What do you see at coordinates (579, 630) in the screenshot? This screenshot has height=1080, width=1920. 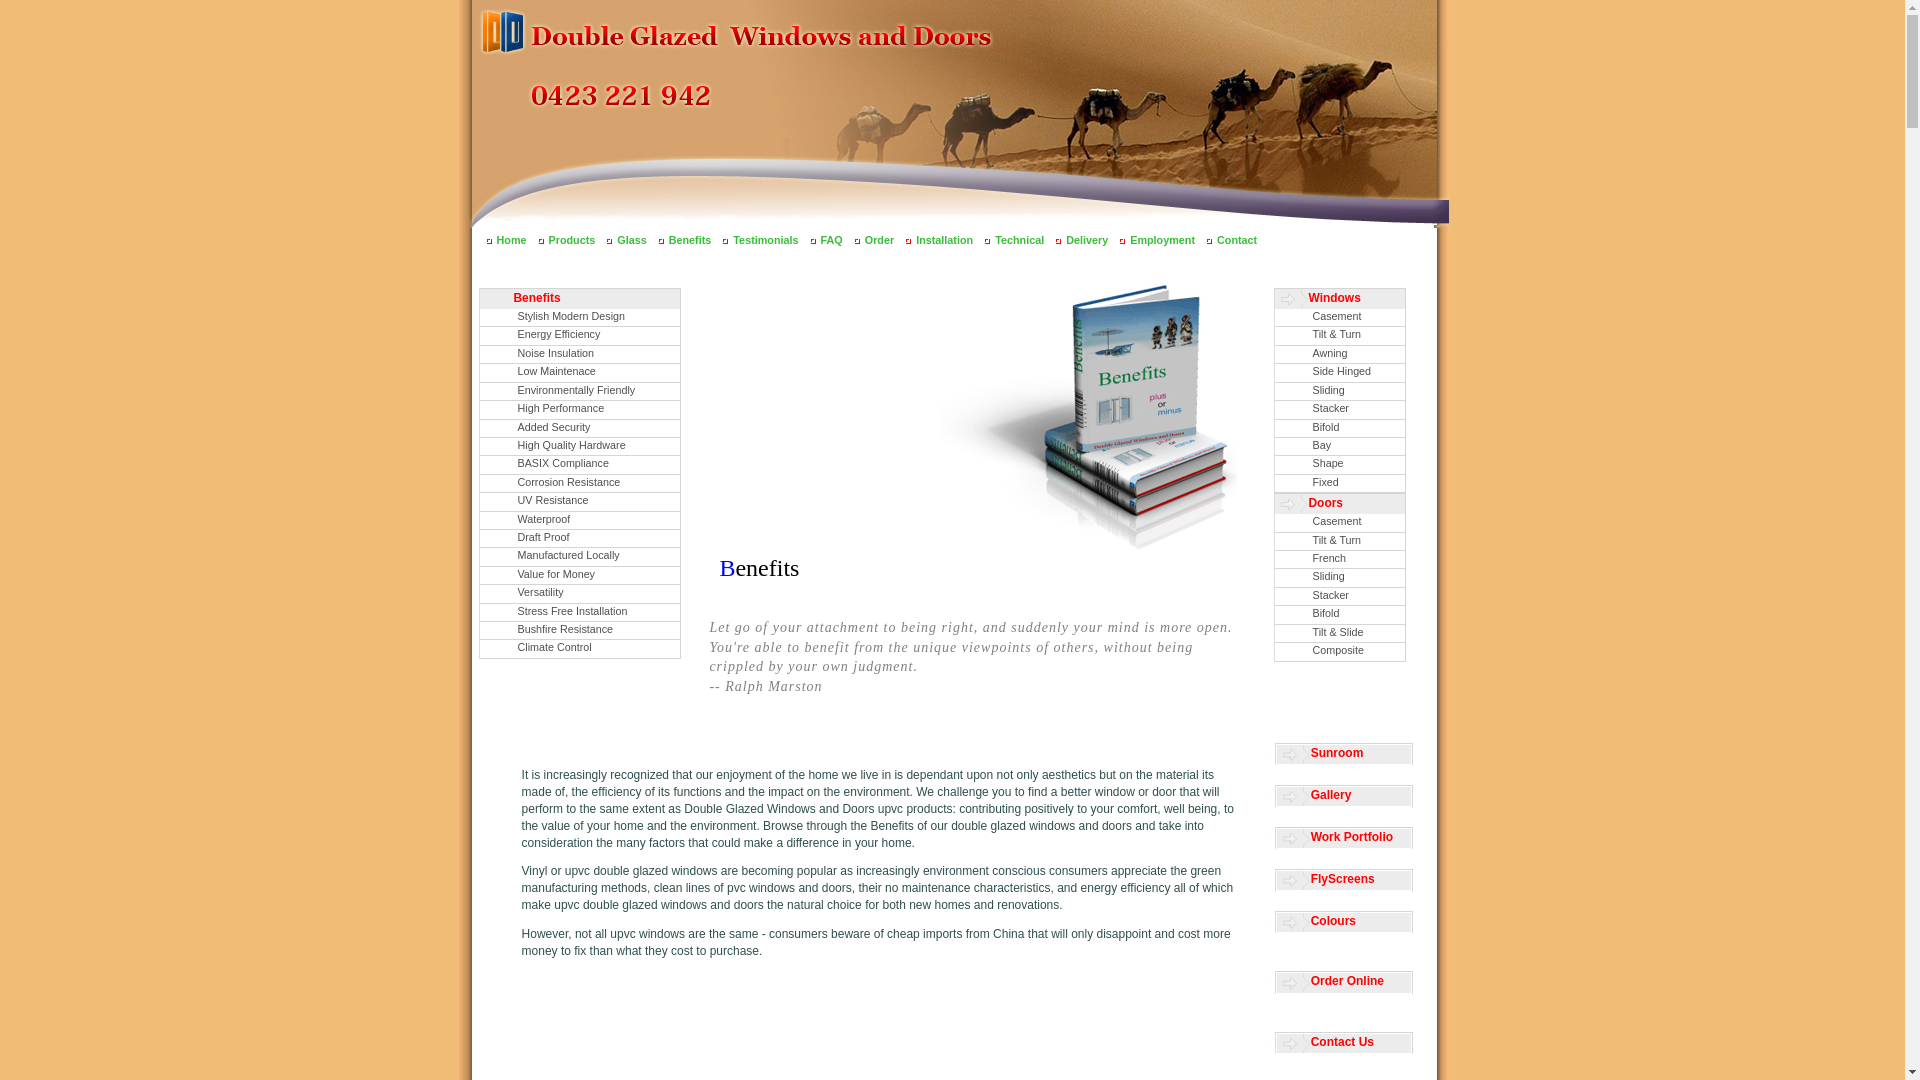 I see `'Bushfire Resistance'` at bounding box center [579, 630].